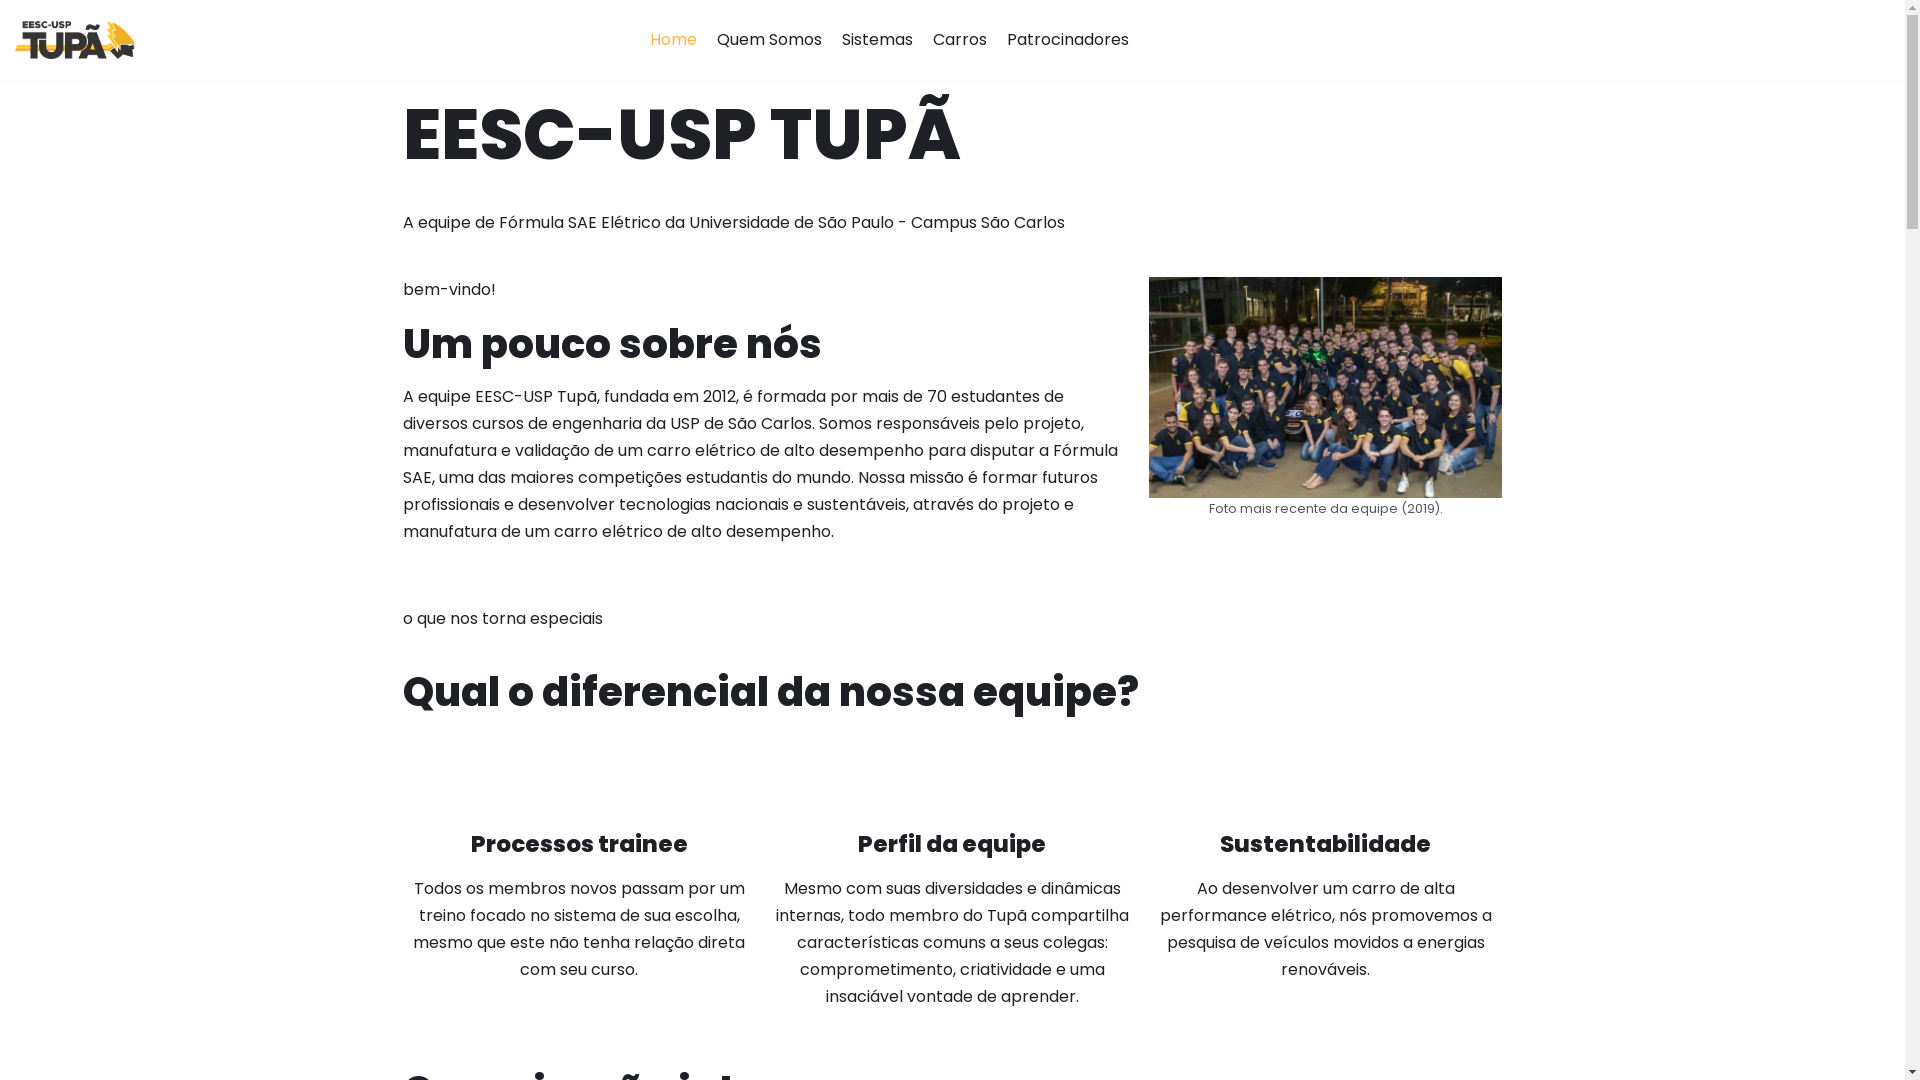 This screenshot has height=1080, width=1920. Describe the element at coordinates (768, 39) in the screenshot. I see `'Quem Somos'` at that location.